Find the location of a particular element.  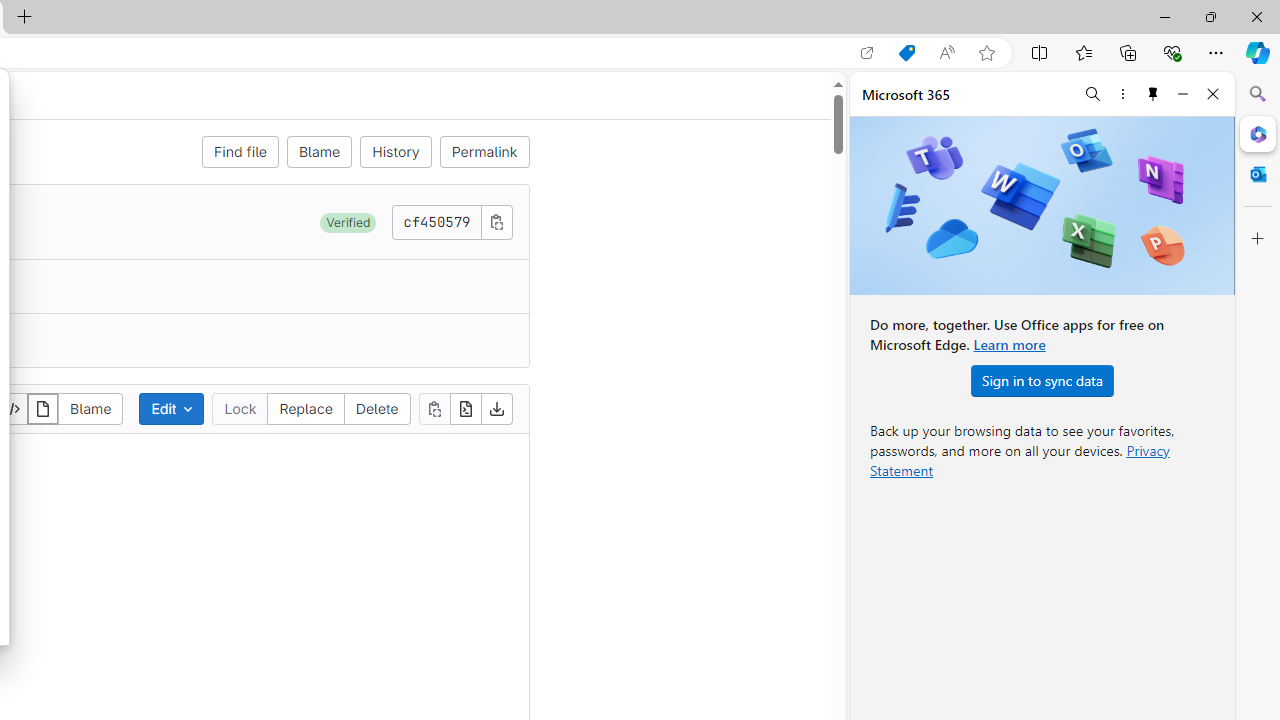

'Open in app' is located at coordinates (867, 52).